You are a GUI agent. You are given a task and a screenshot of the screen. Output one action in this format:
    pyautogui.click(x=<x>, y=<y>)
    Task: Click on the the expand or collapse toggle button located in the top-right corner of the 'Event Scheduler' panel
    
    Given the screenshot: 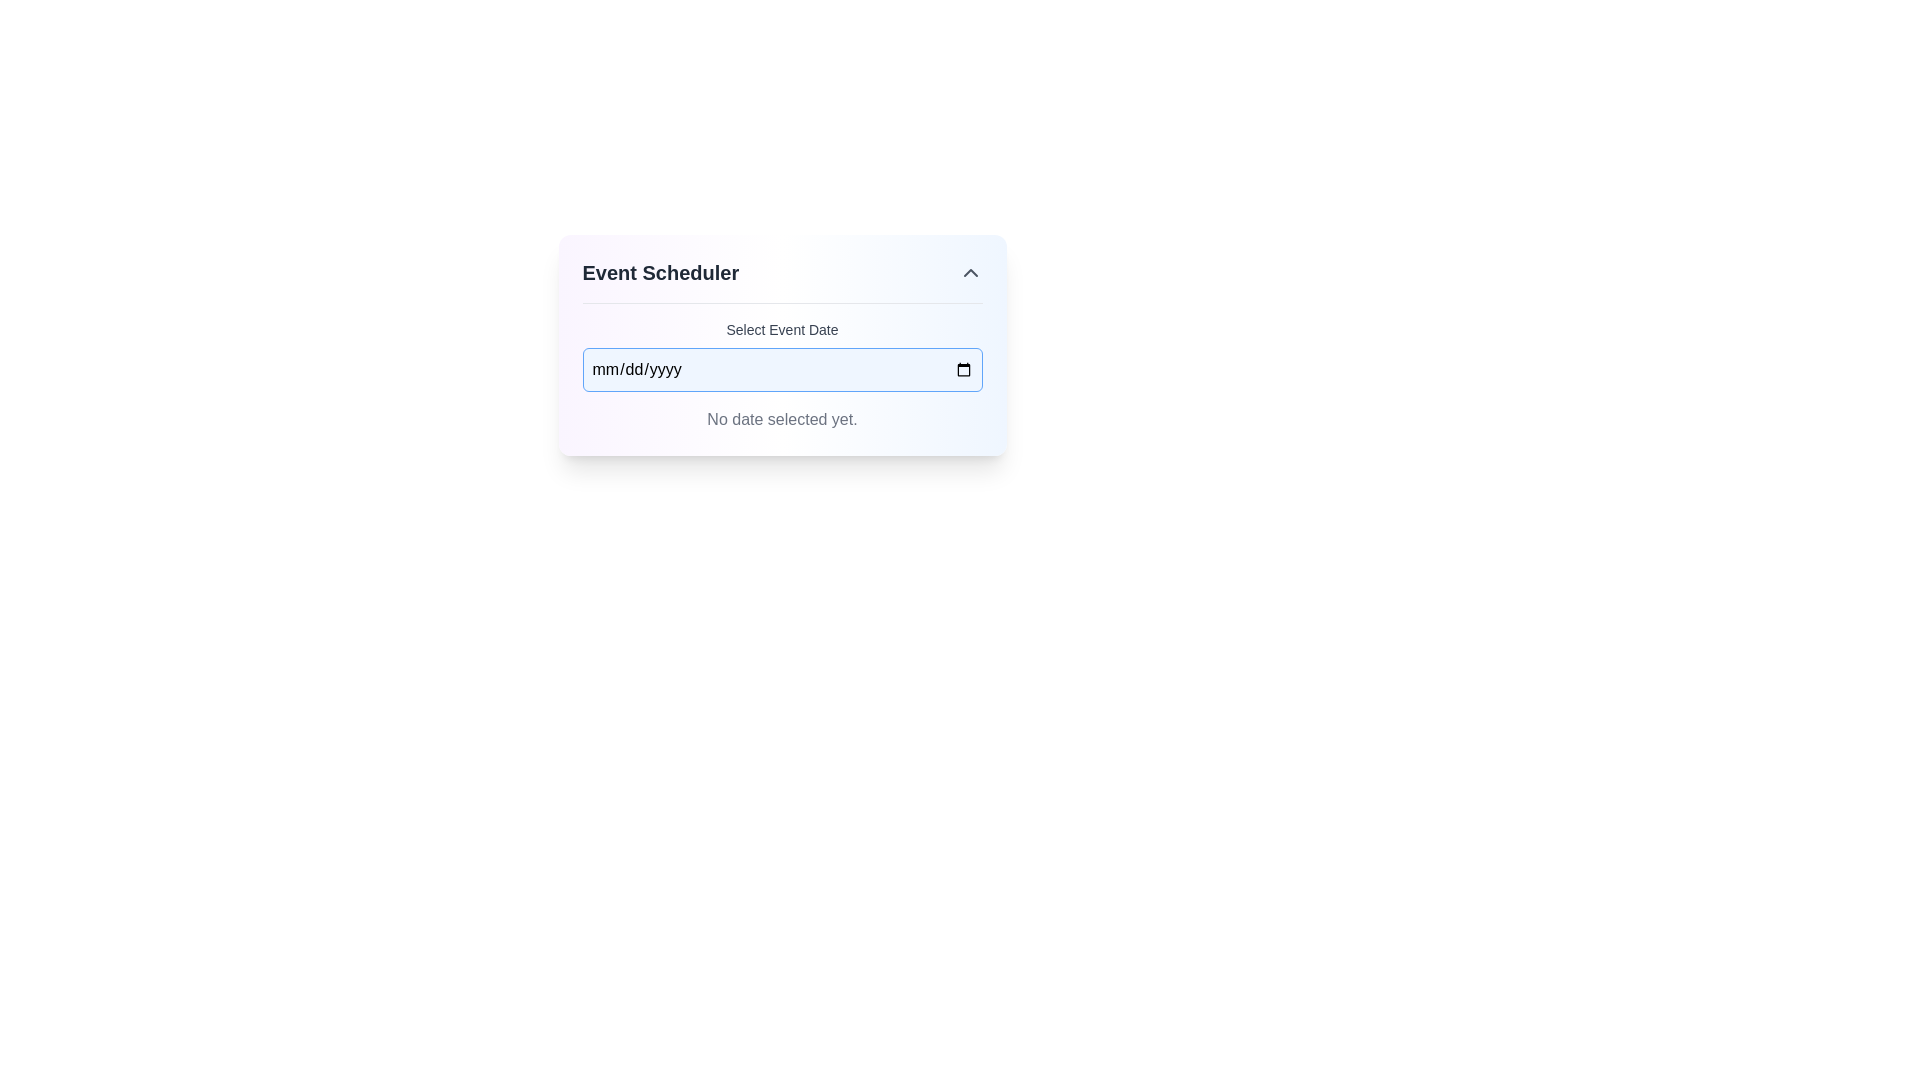 What is the action you would take?
    pyautogui.click(x=970, y=273)
    